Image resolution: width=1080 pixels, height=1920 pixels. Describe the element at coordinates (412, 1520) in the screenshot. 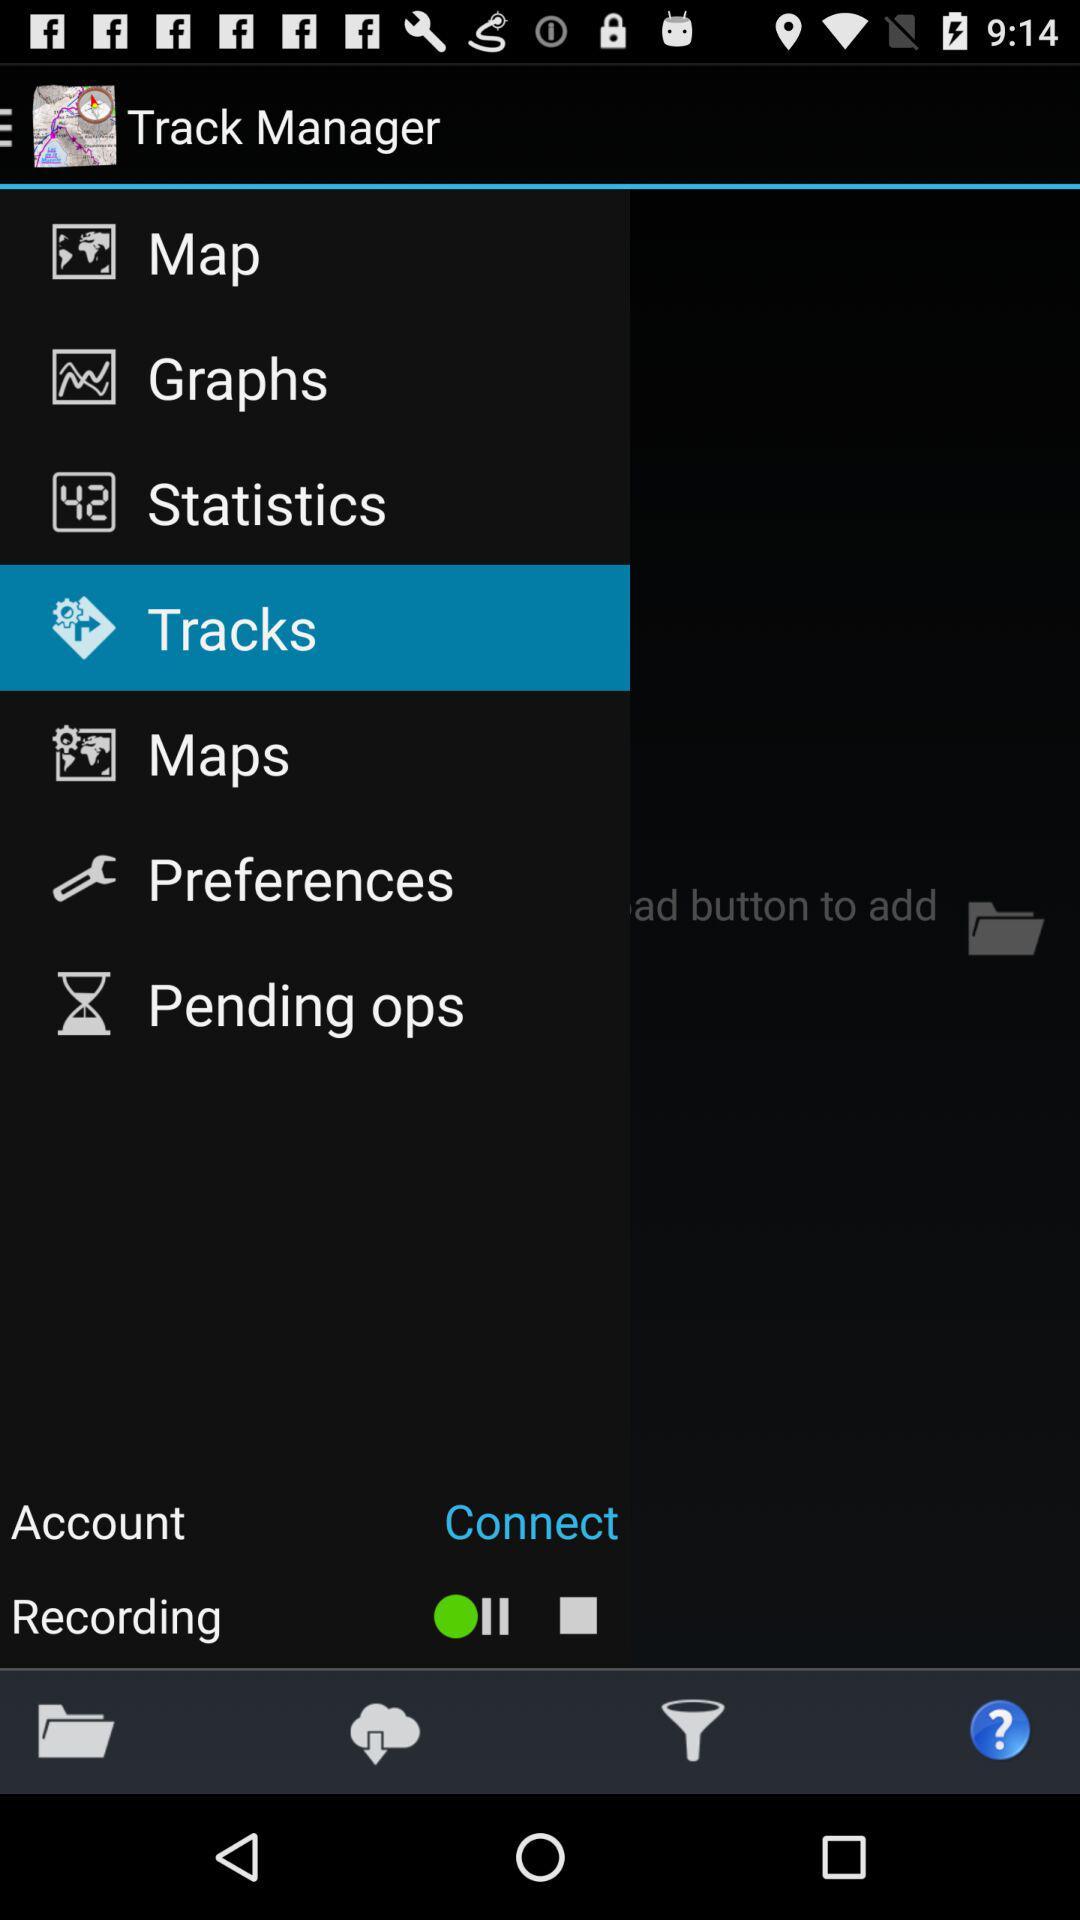

I see `the icon next to the account item` at that location.